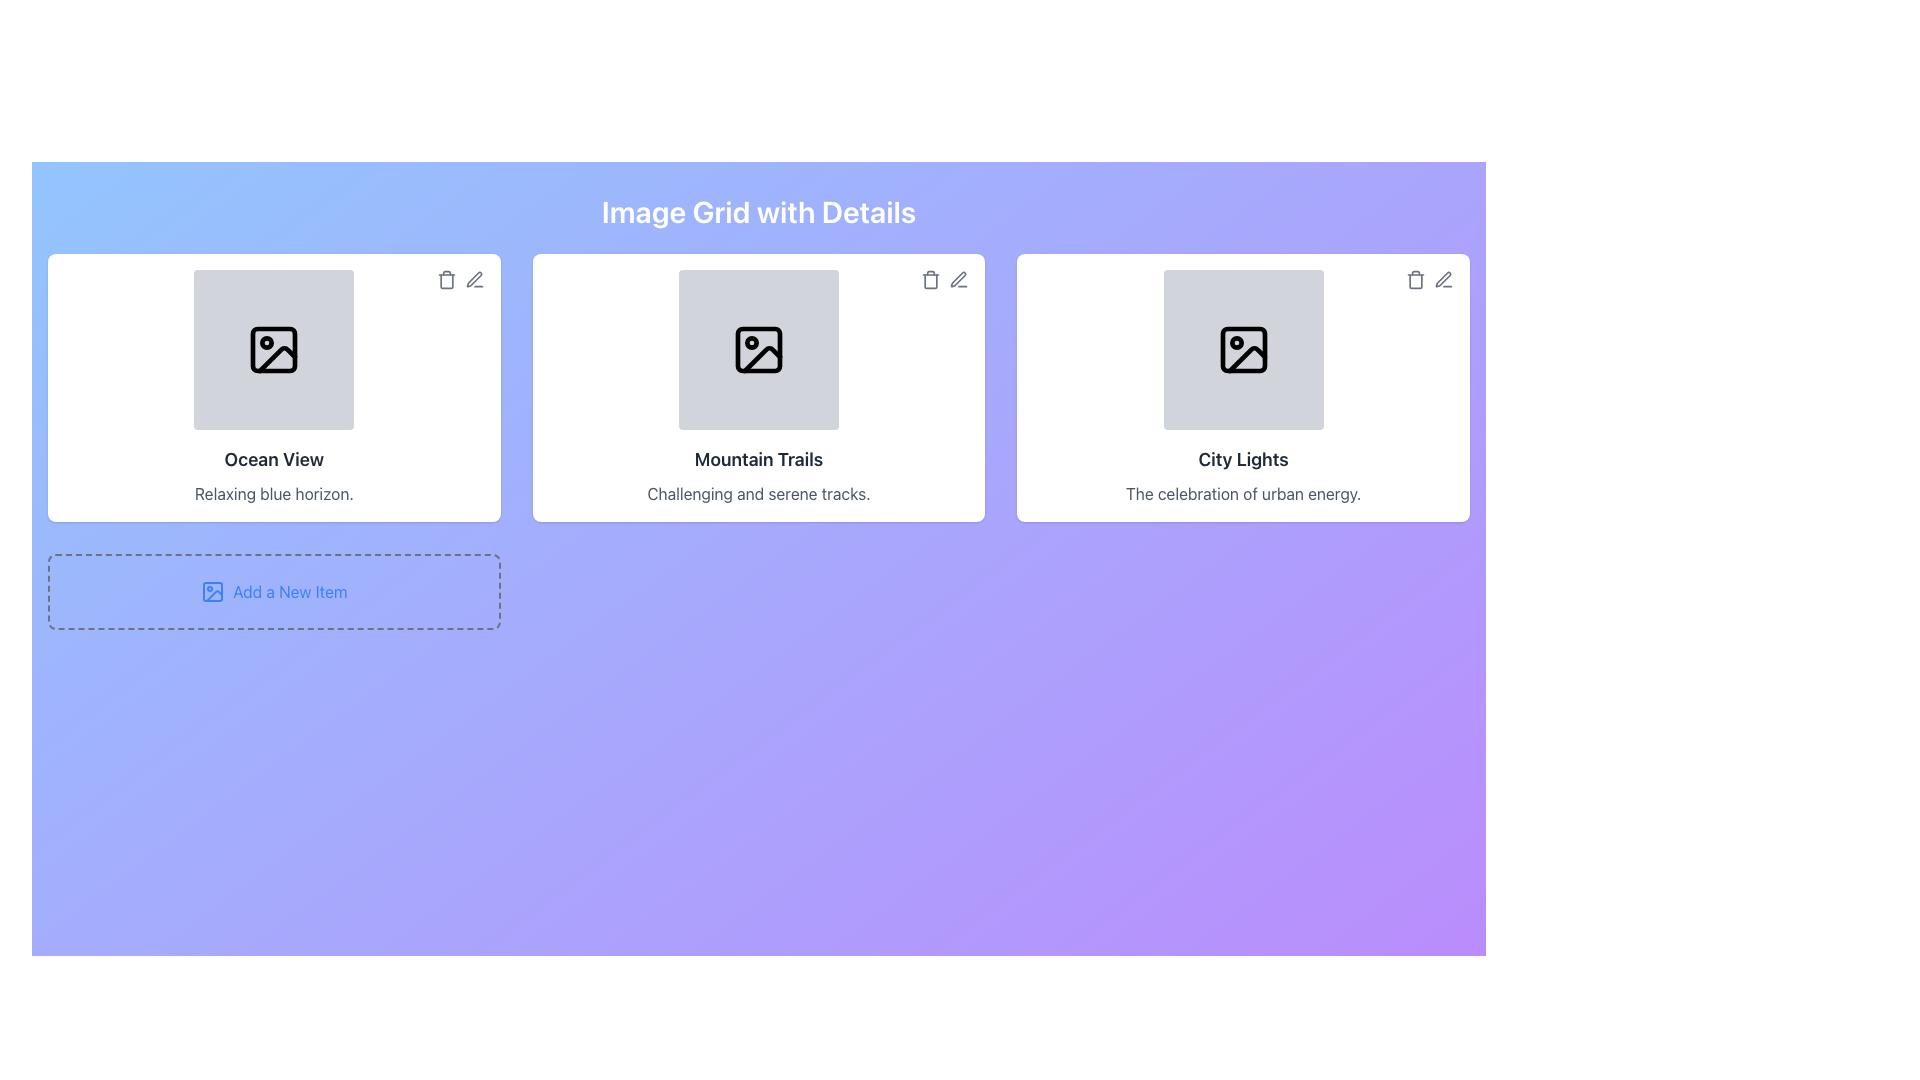  What do you see at coordinates (957, 279) in the screenshot?
I see `the 'Edit' icon represented by a pen or pencil in the top right corner of the 'Mountain Trails' card` at bounding box center [957, 279].